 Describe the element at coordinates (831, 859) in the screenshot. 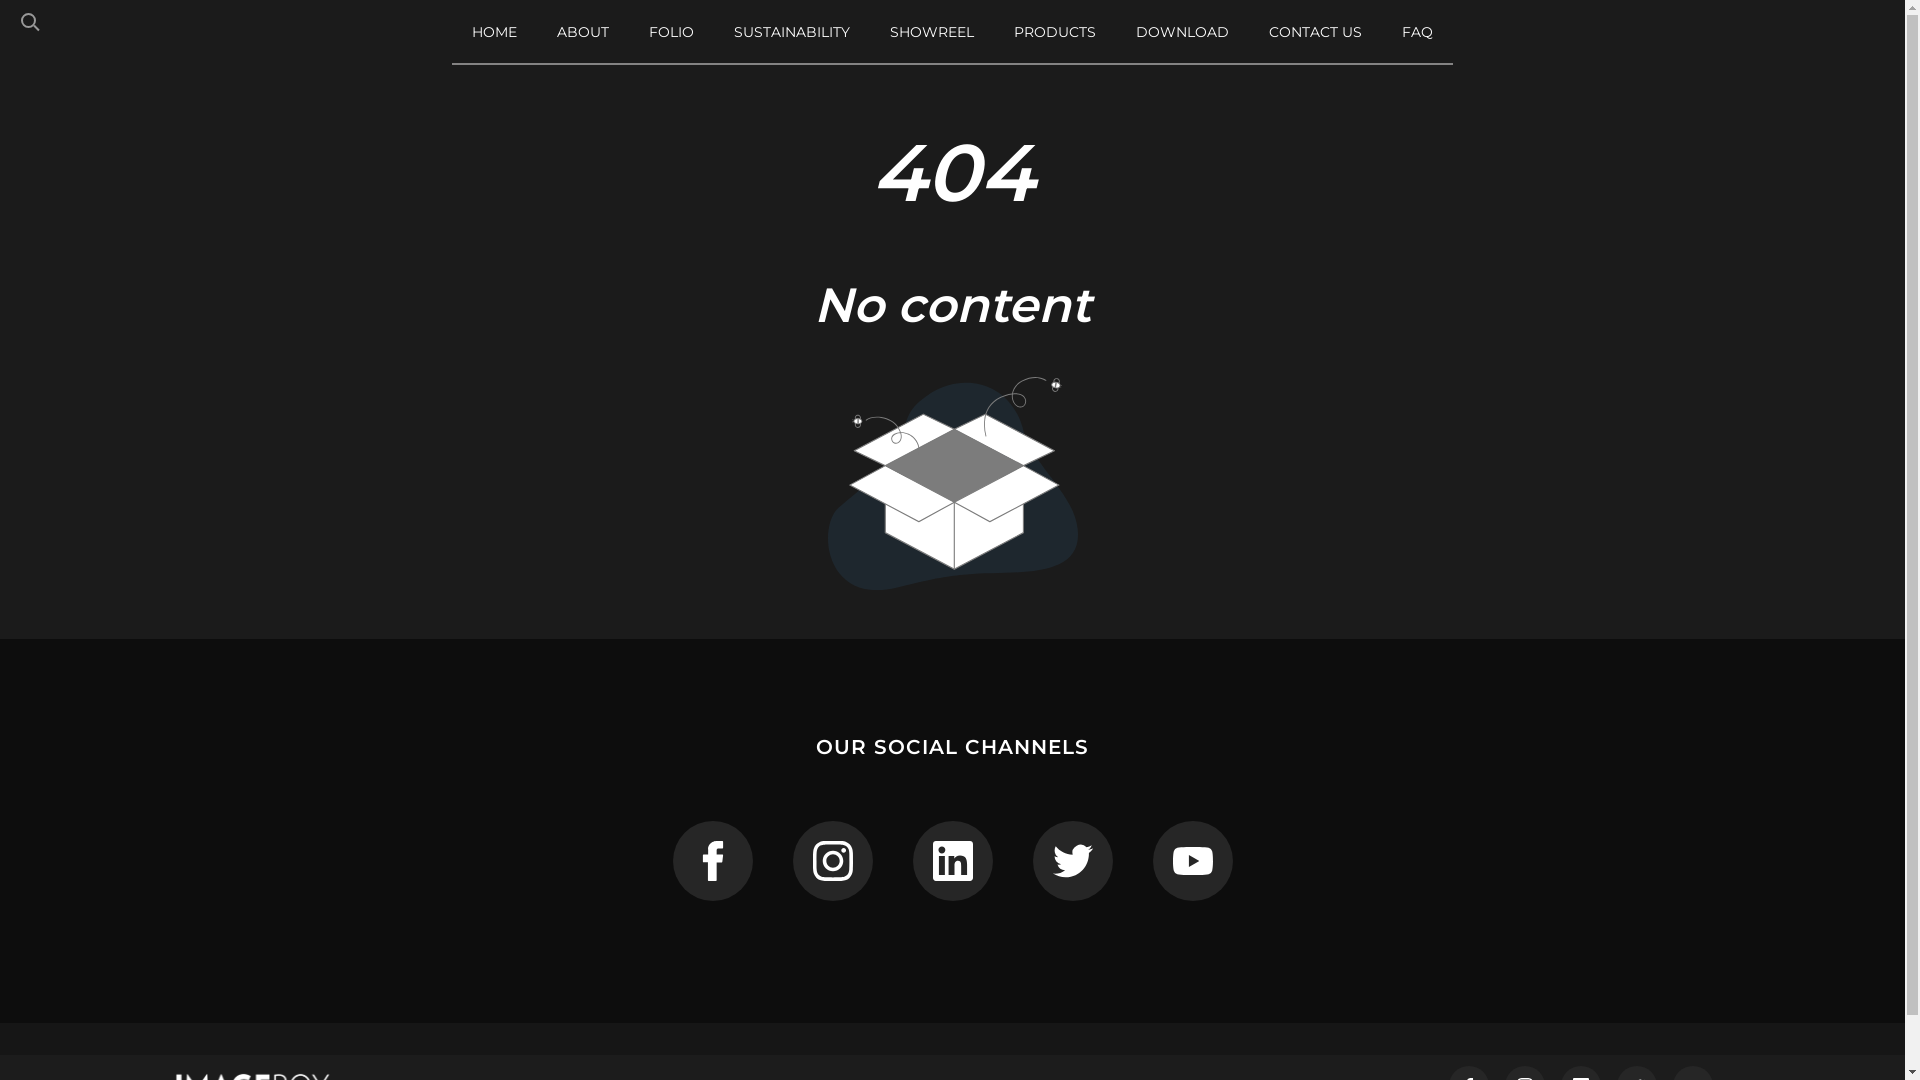

I see `'ImageBox on Instagram'` at that location.